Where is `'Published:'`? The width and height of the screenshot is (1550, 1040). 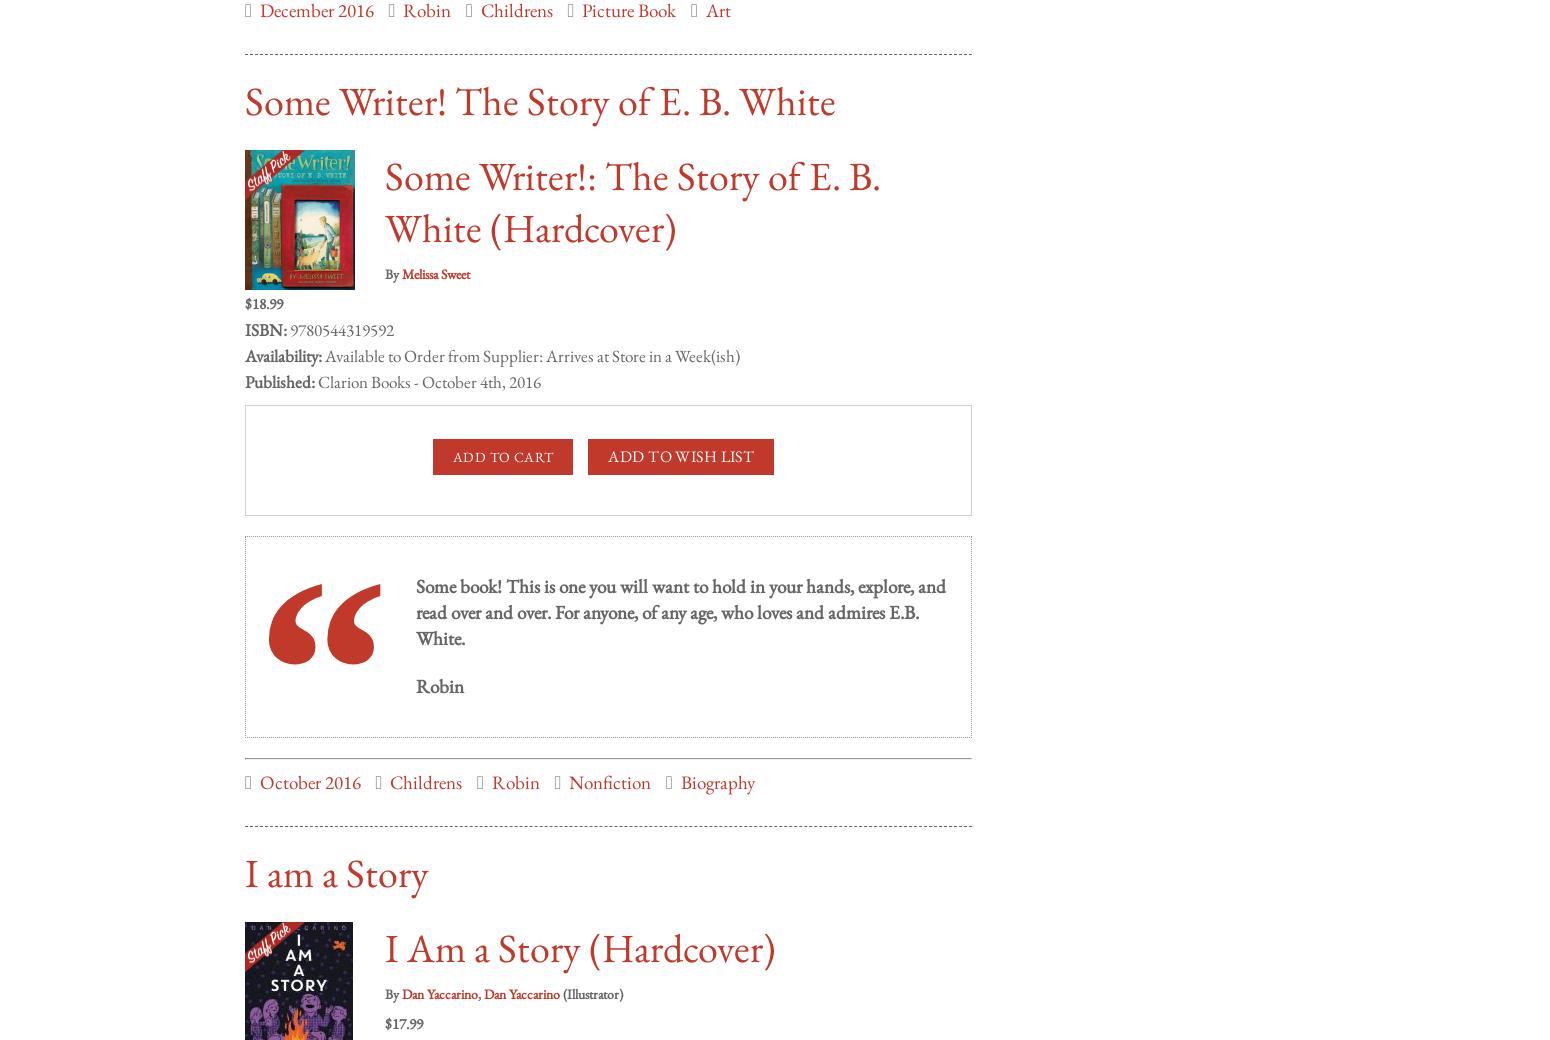 'Published:' is located at coordinates (279, 361).